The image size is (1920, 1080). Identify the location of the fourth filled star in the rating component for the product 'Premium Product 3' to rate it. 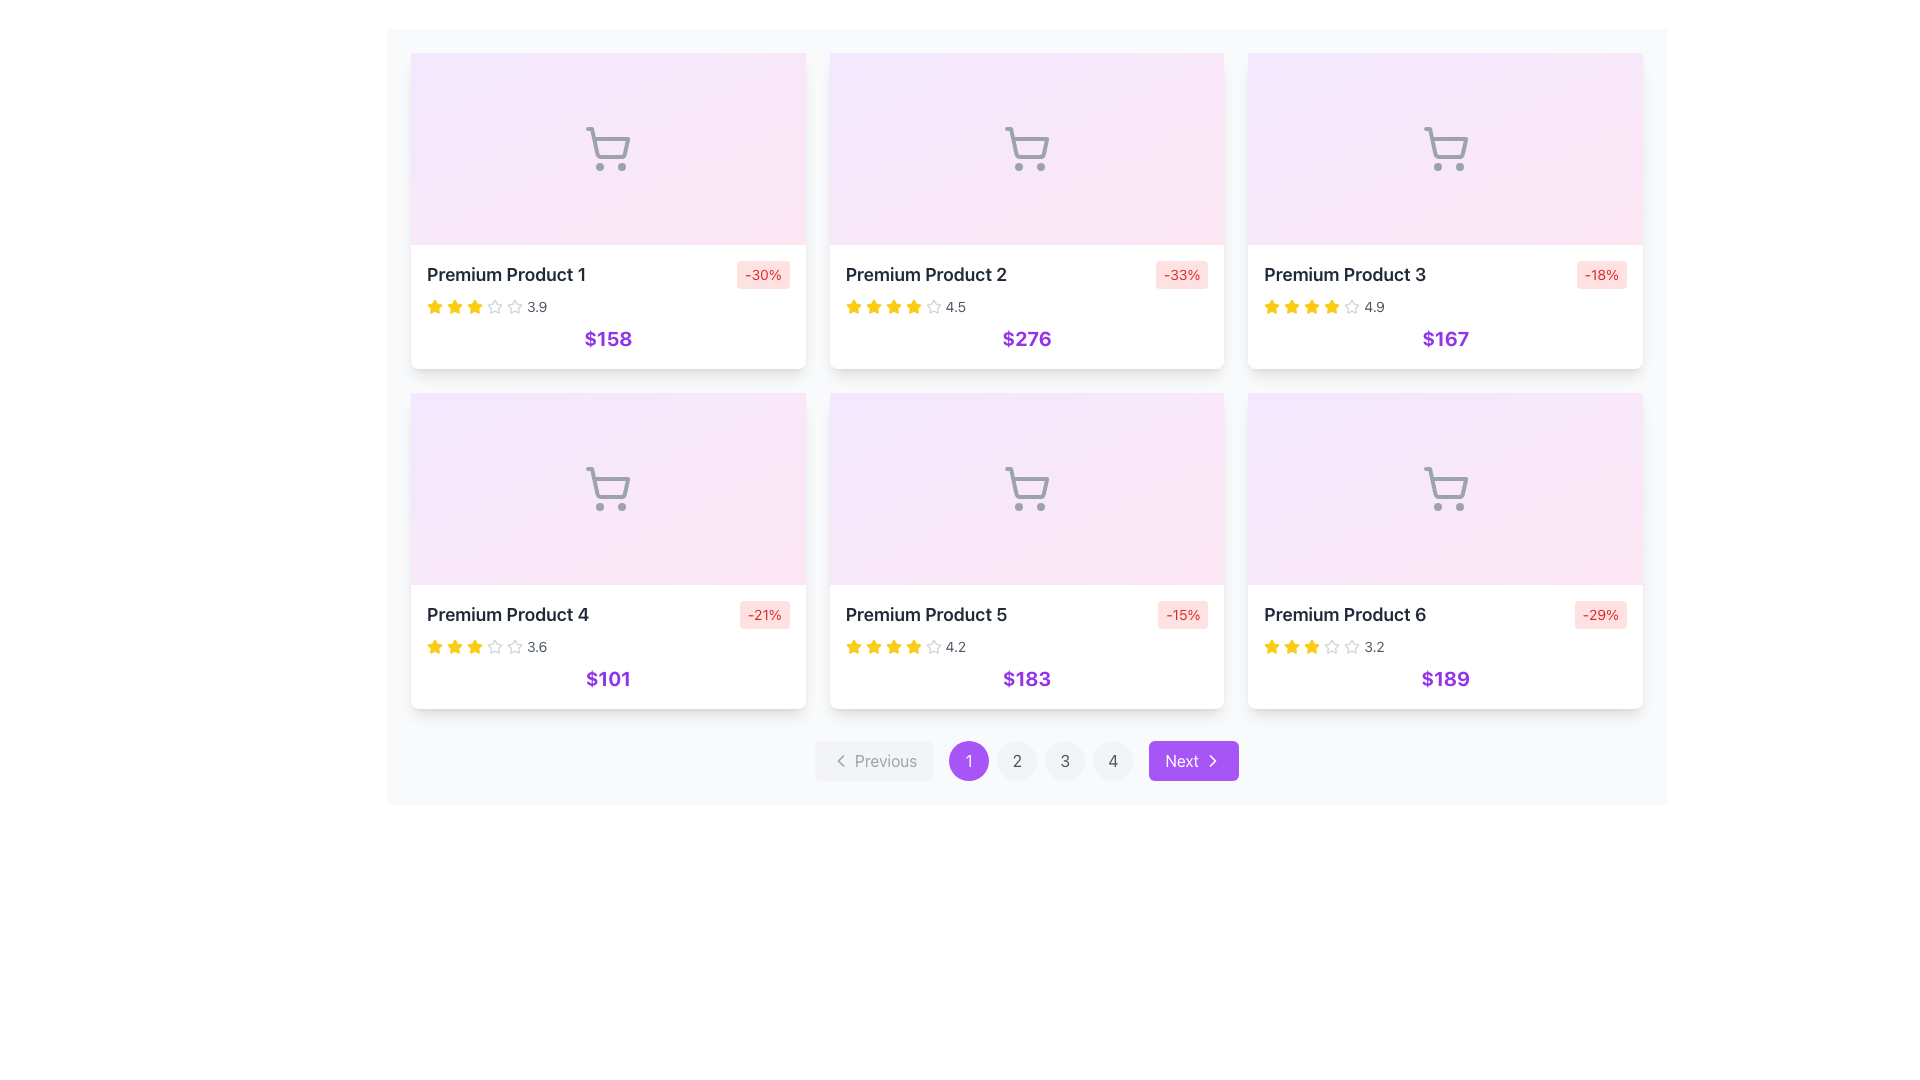
(1352, 306).